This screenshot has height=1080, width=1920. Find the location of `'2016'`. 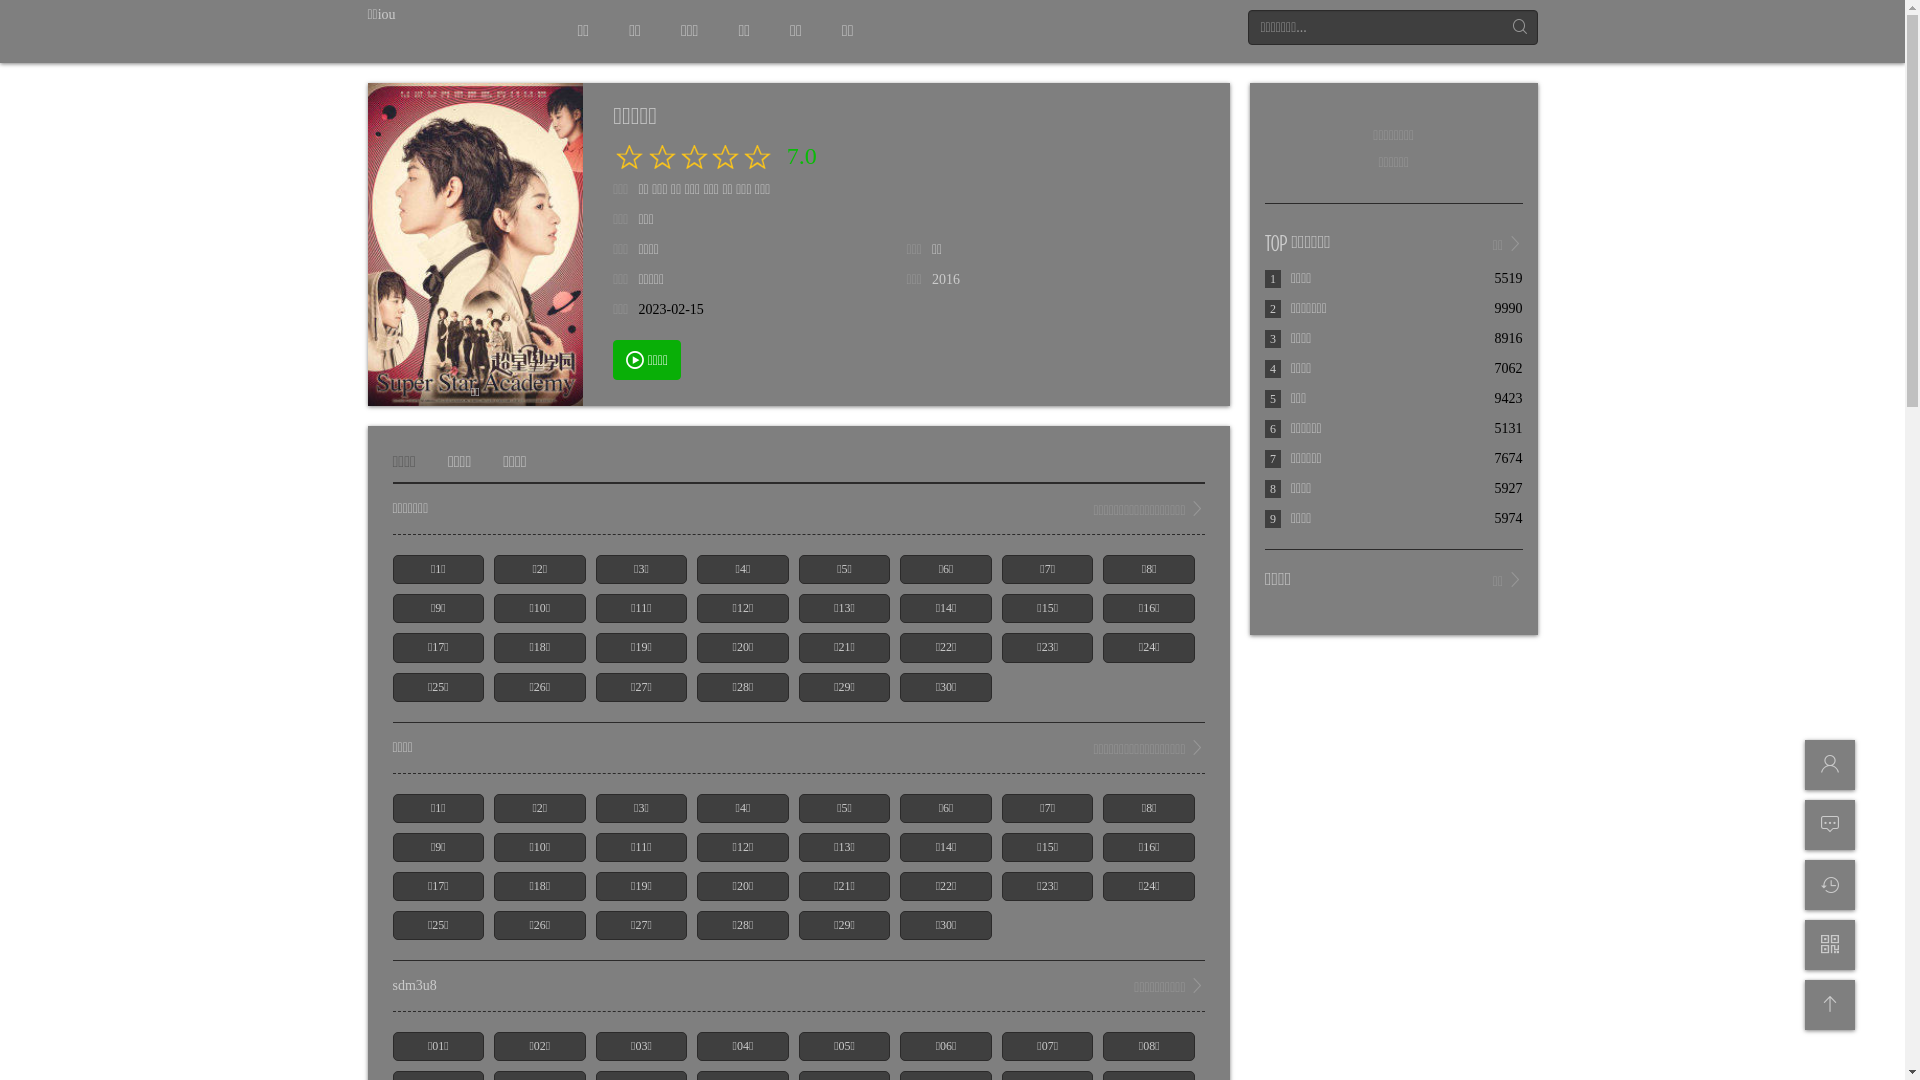

'2016' is located at coordinates (930, 279).